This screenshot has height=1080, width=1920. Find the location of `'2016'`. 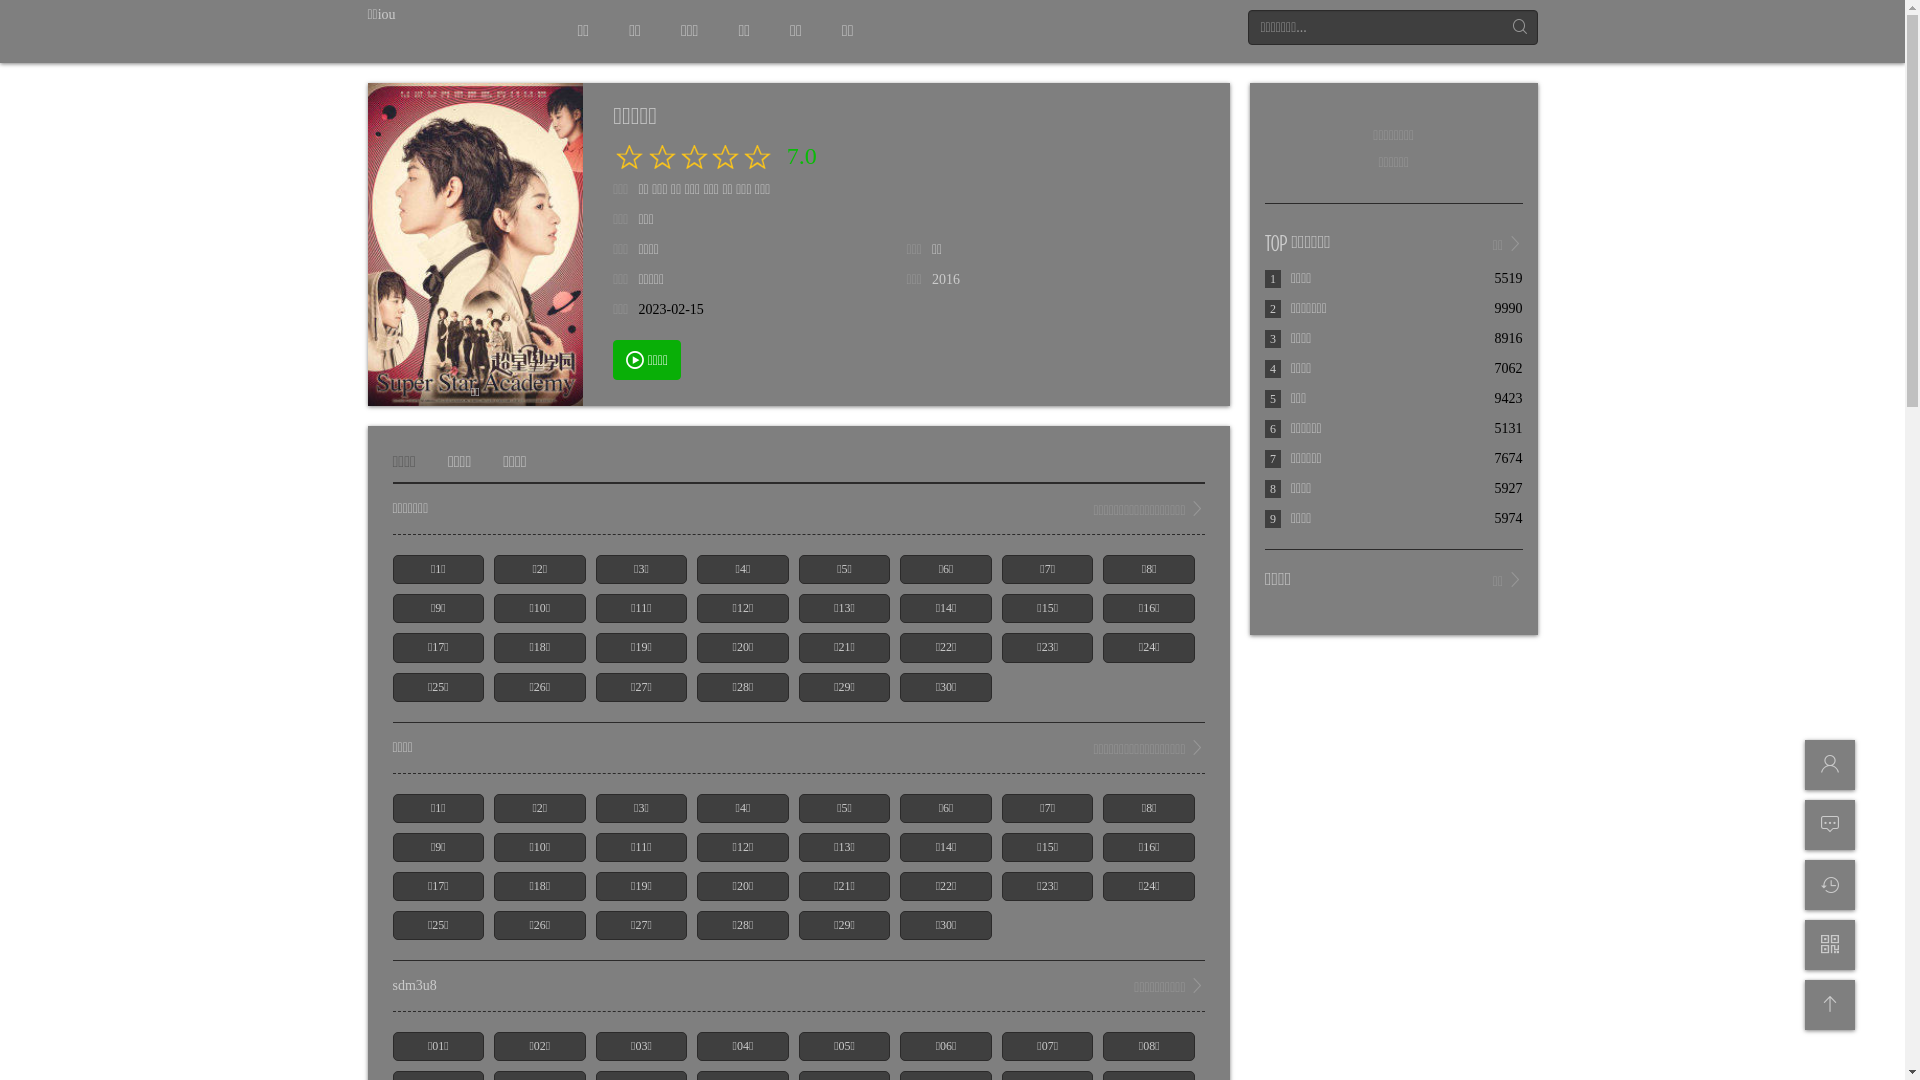

'2016' is located at coordinates (930, 279).